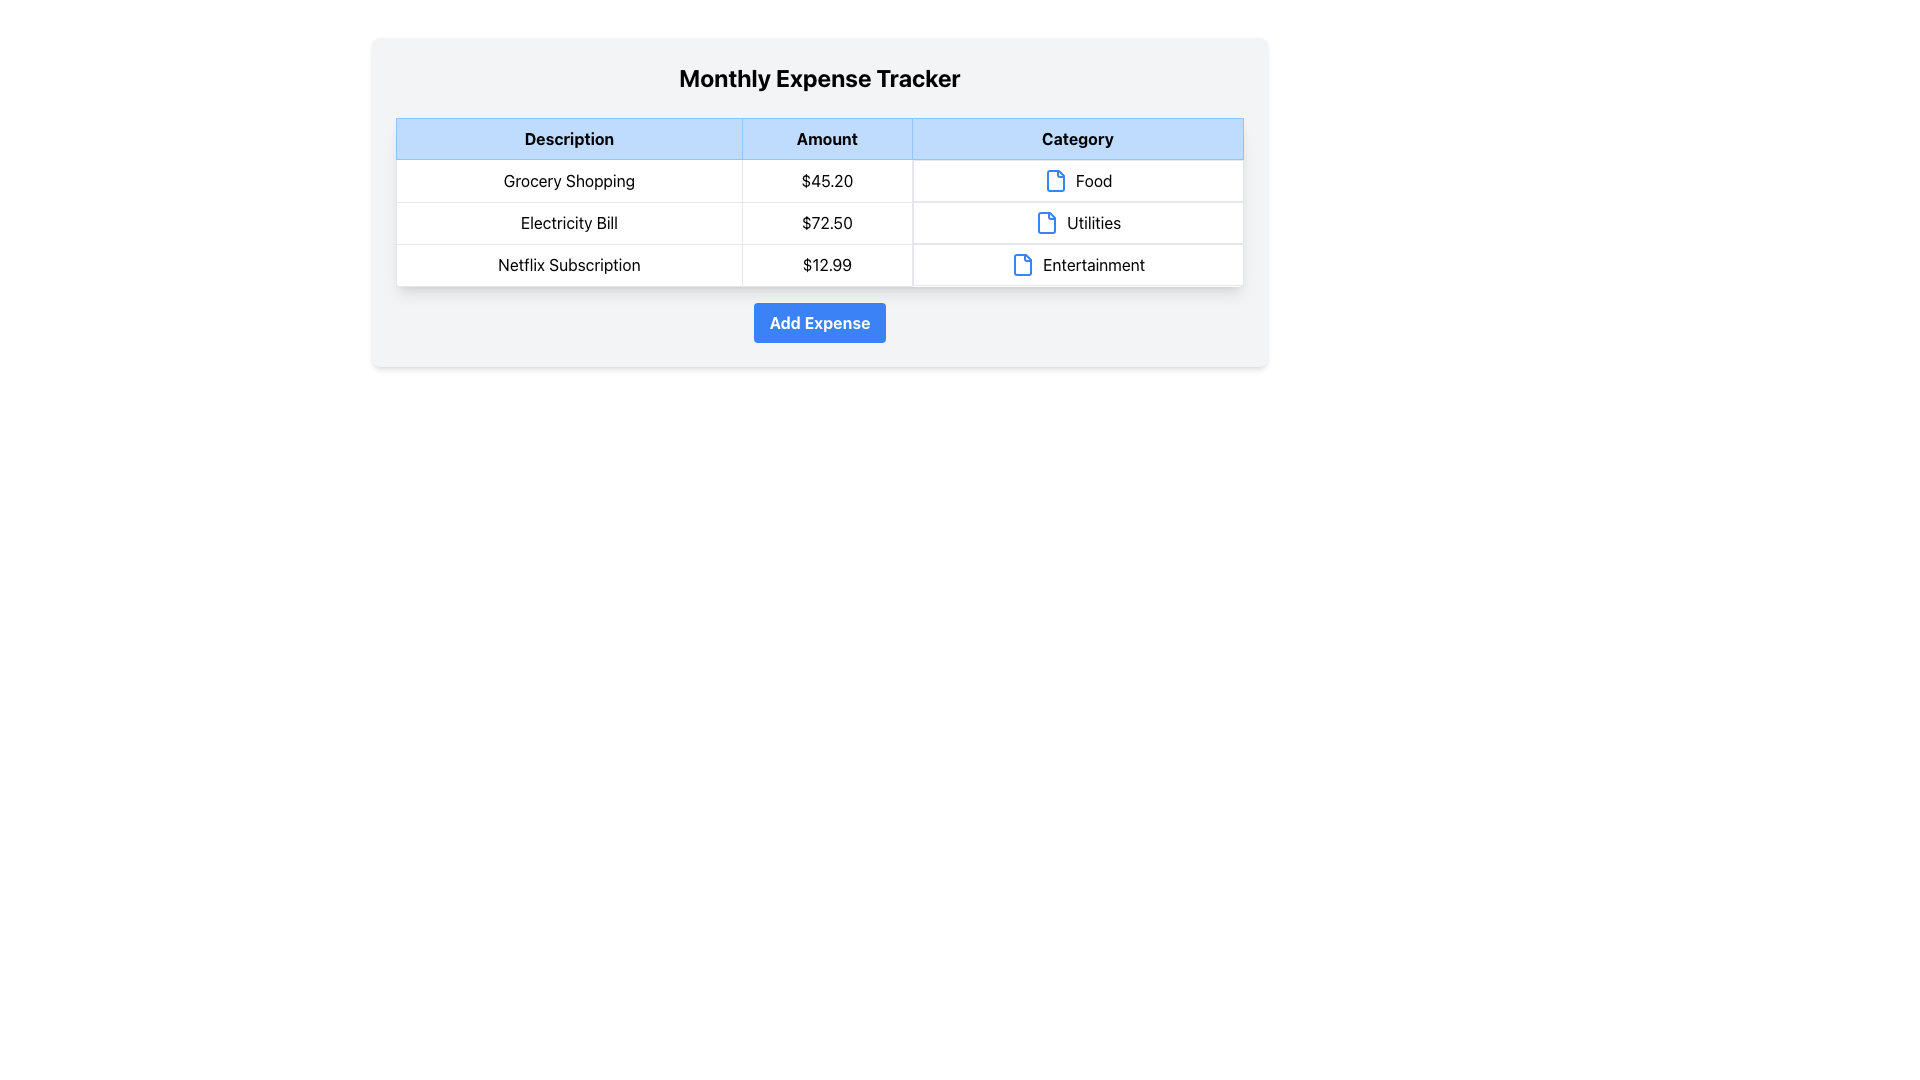  What do you see at coordinates (1054, 181) in the screenshot?
I see `the 'Food' category icon located in the first row of the table, to the left of the text 'Food'` at bounding box center [1054, 181].